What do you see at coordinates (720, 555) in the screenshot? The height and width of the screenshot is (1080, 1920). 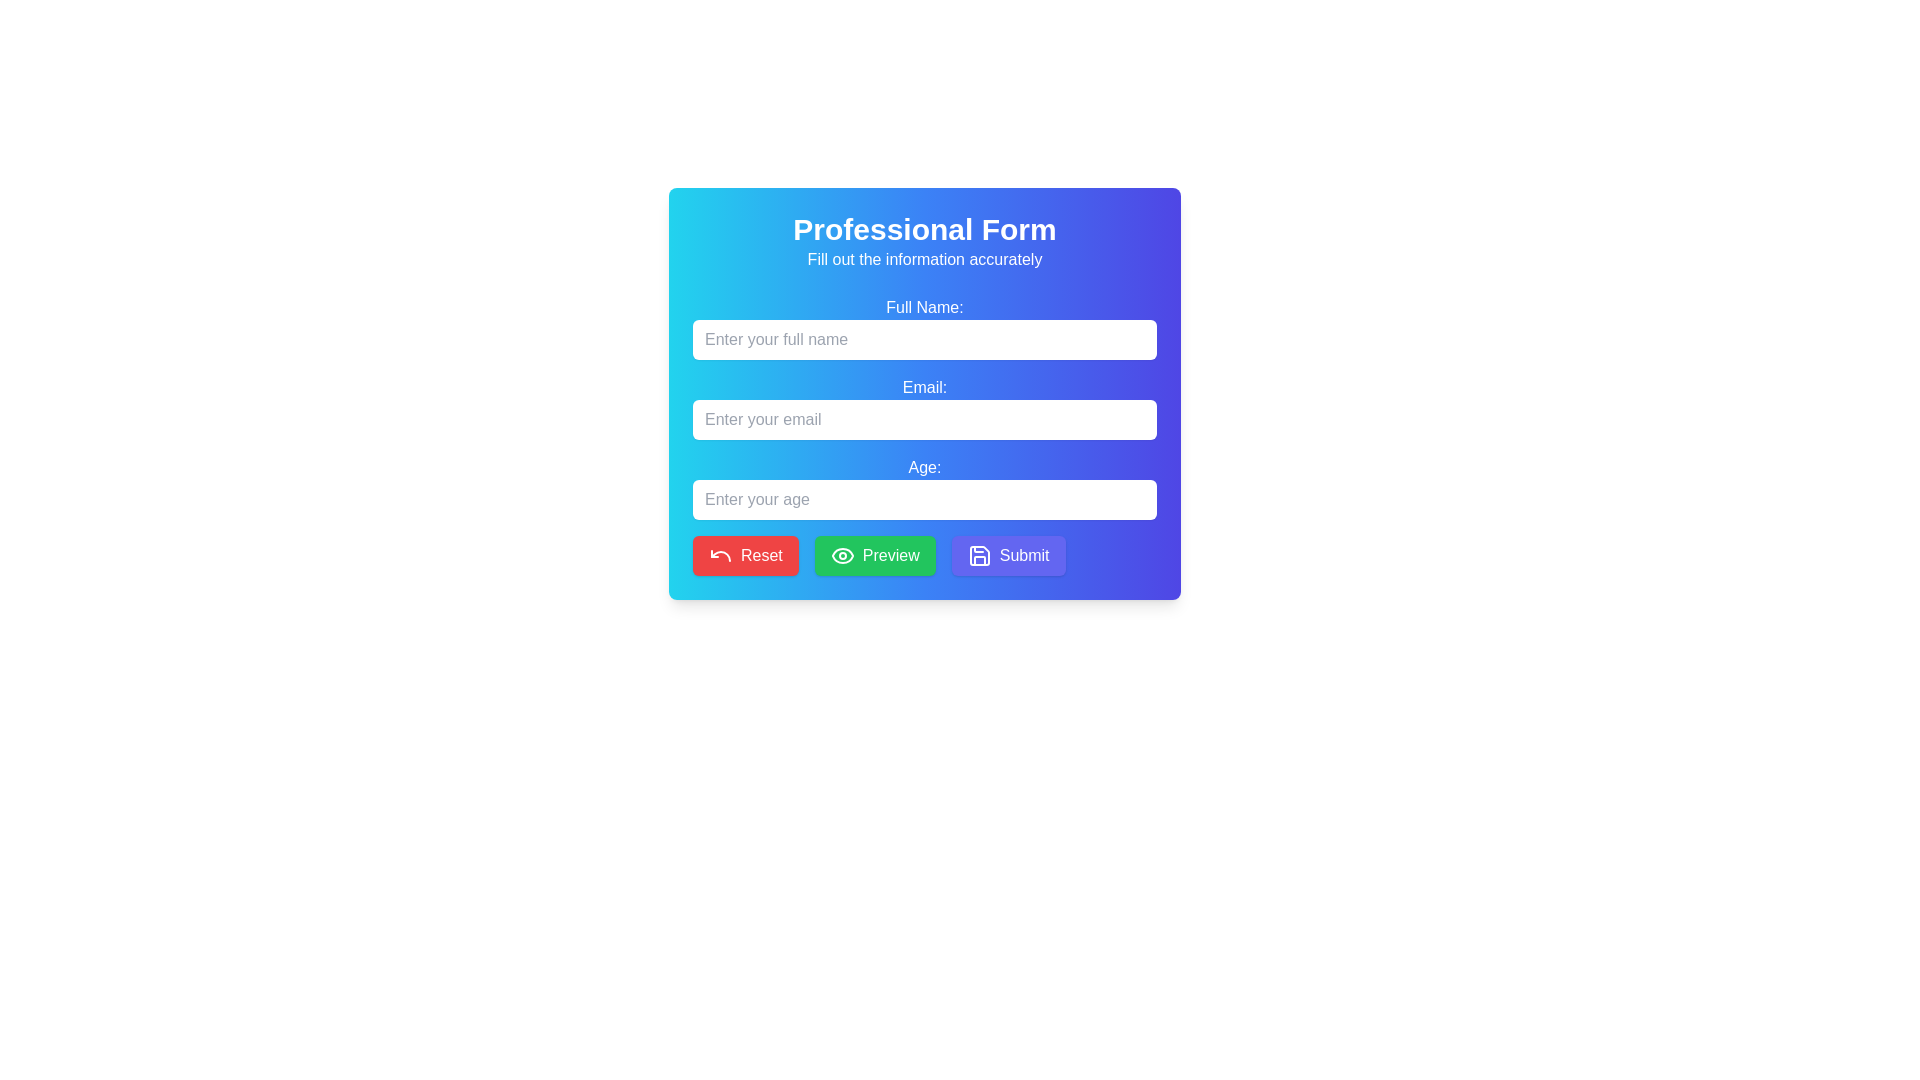 I see `the red undo arrow icon, which is located within the Reset button at the bottom-left side of the form interface` at bounding box center [720, 555].